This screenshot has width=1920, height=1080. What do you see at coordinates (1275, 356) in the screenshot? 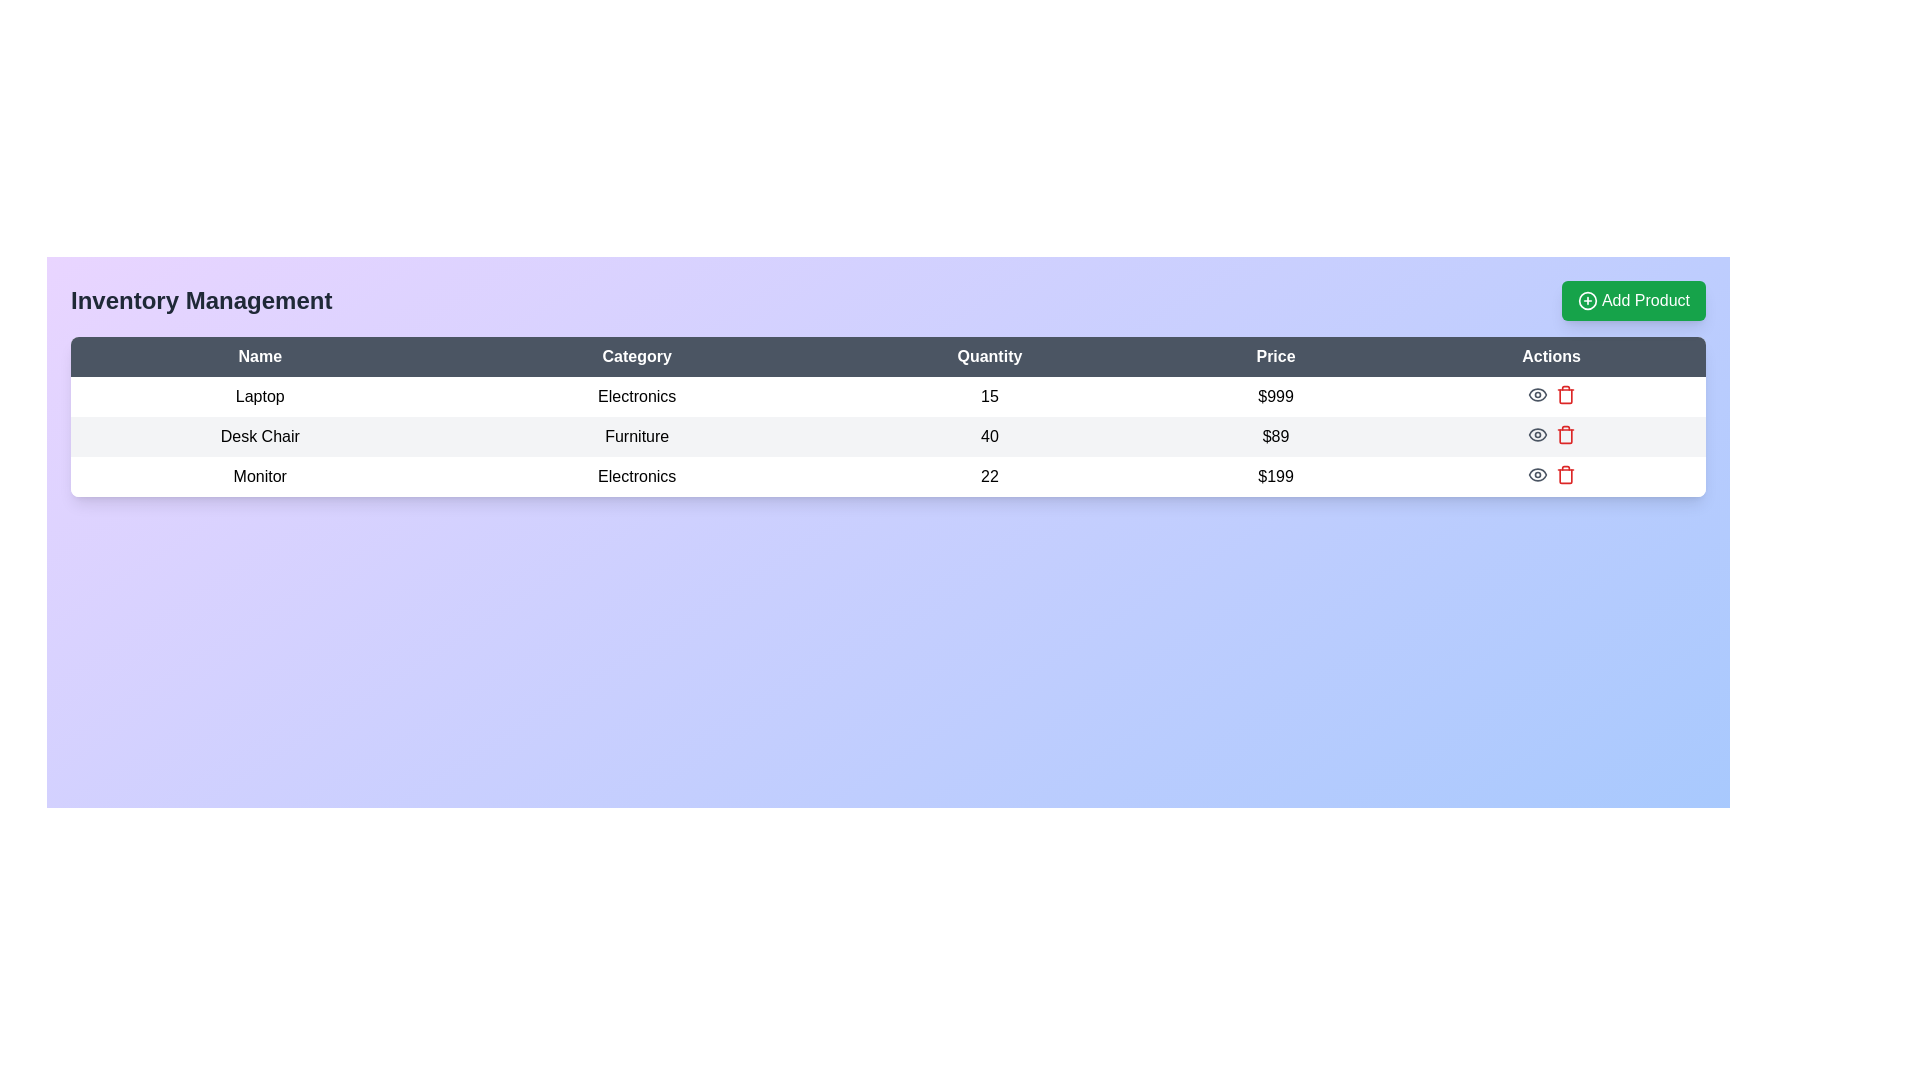
I see `the fourth table header cell, which labels the prices of listed items, positioned between the 'Quantity' and 'Actions' headers` at bounding box center [1275, 356].